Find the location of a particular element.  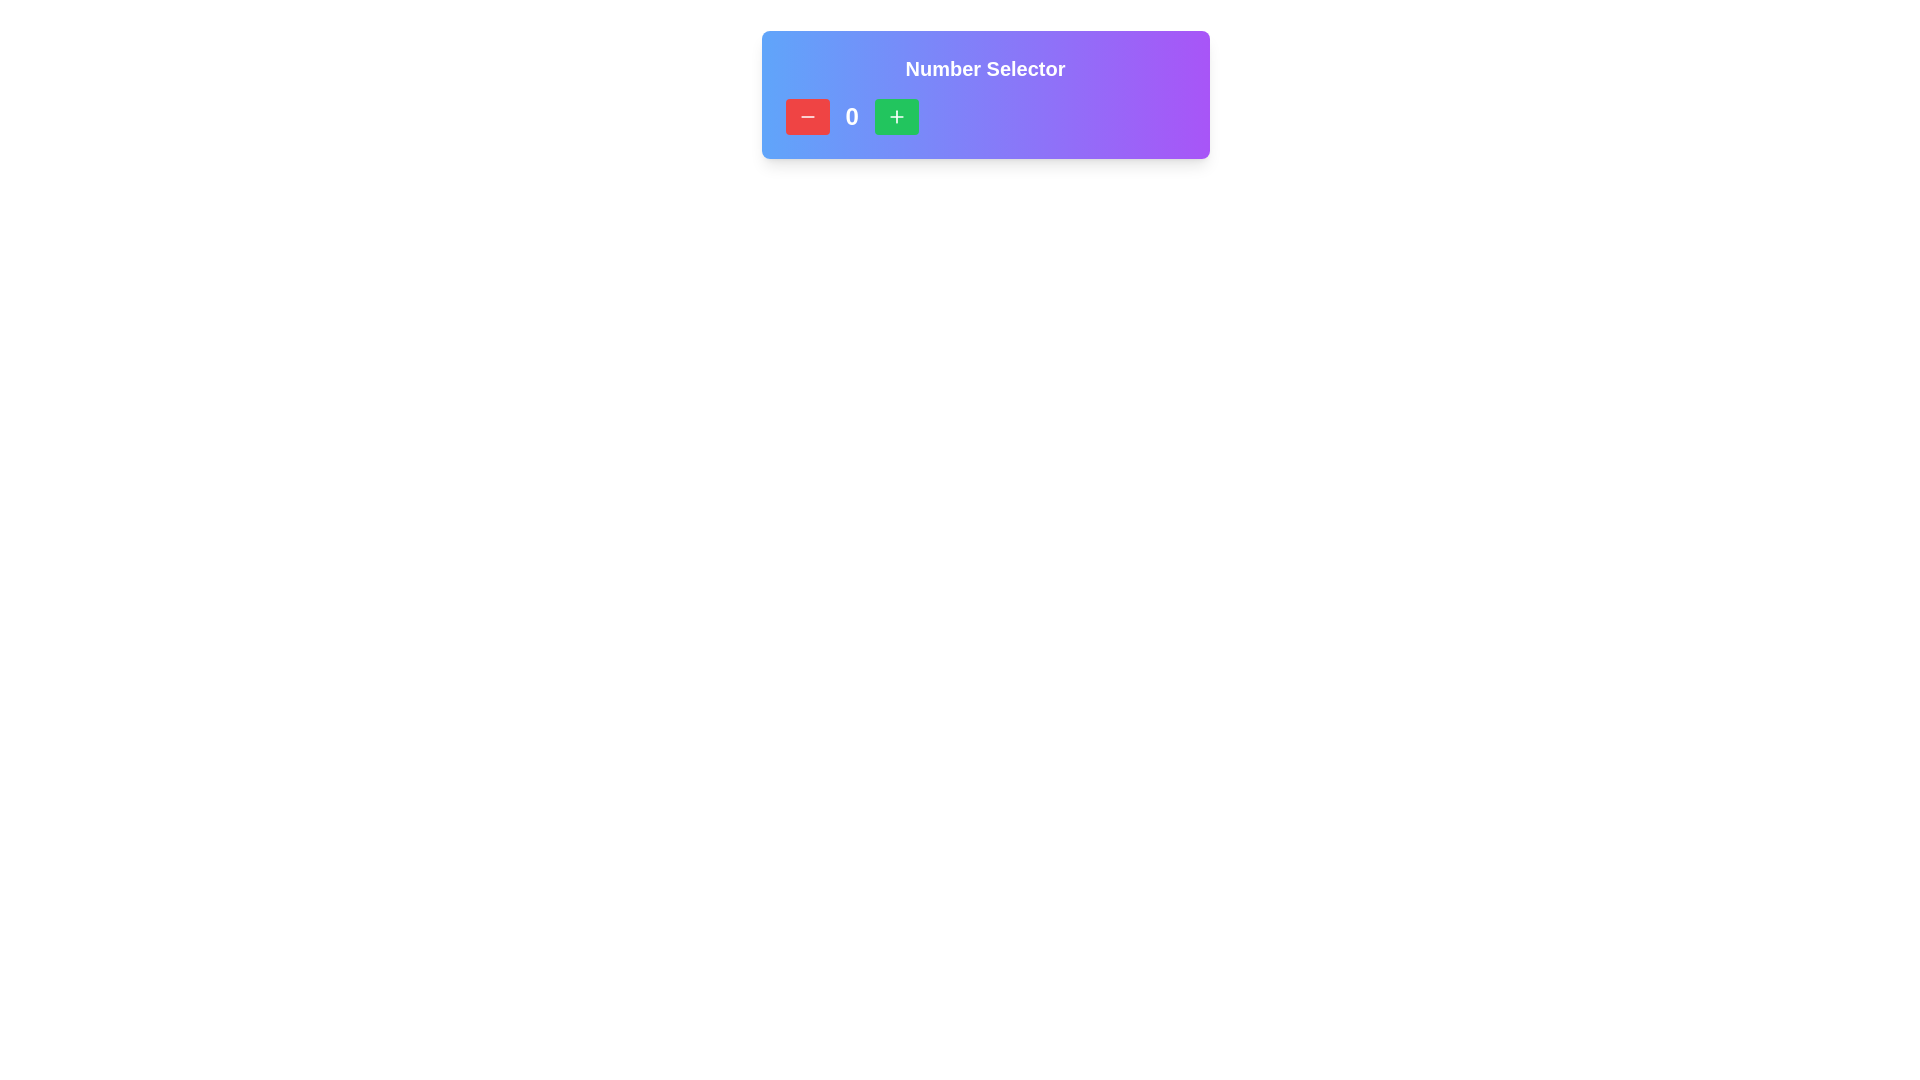

the green circular button with a white plus sign to increment the value is located at coordinates (895, 116).